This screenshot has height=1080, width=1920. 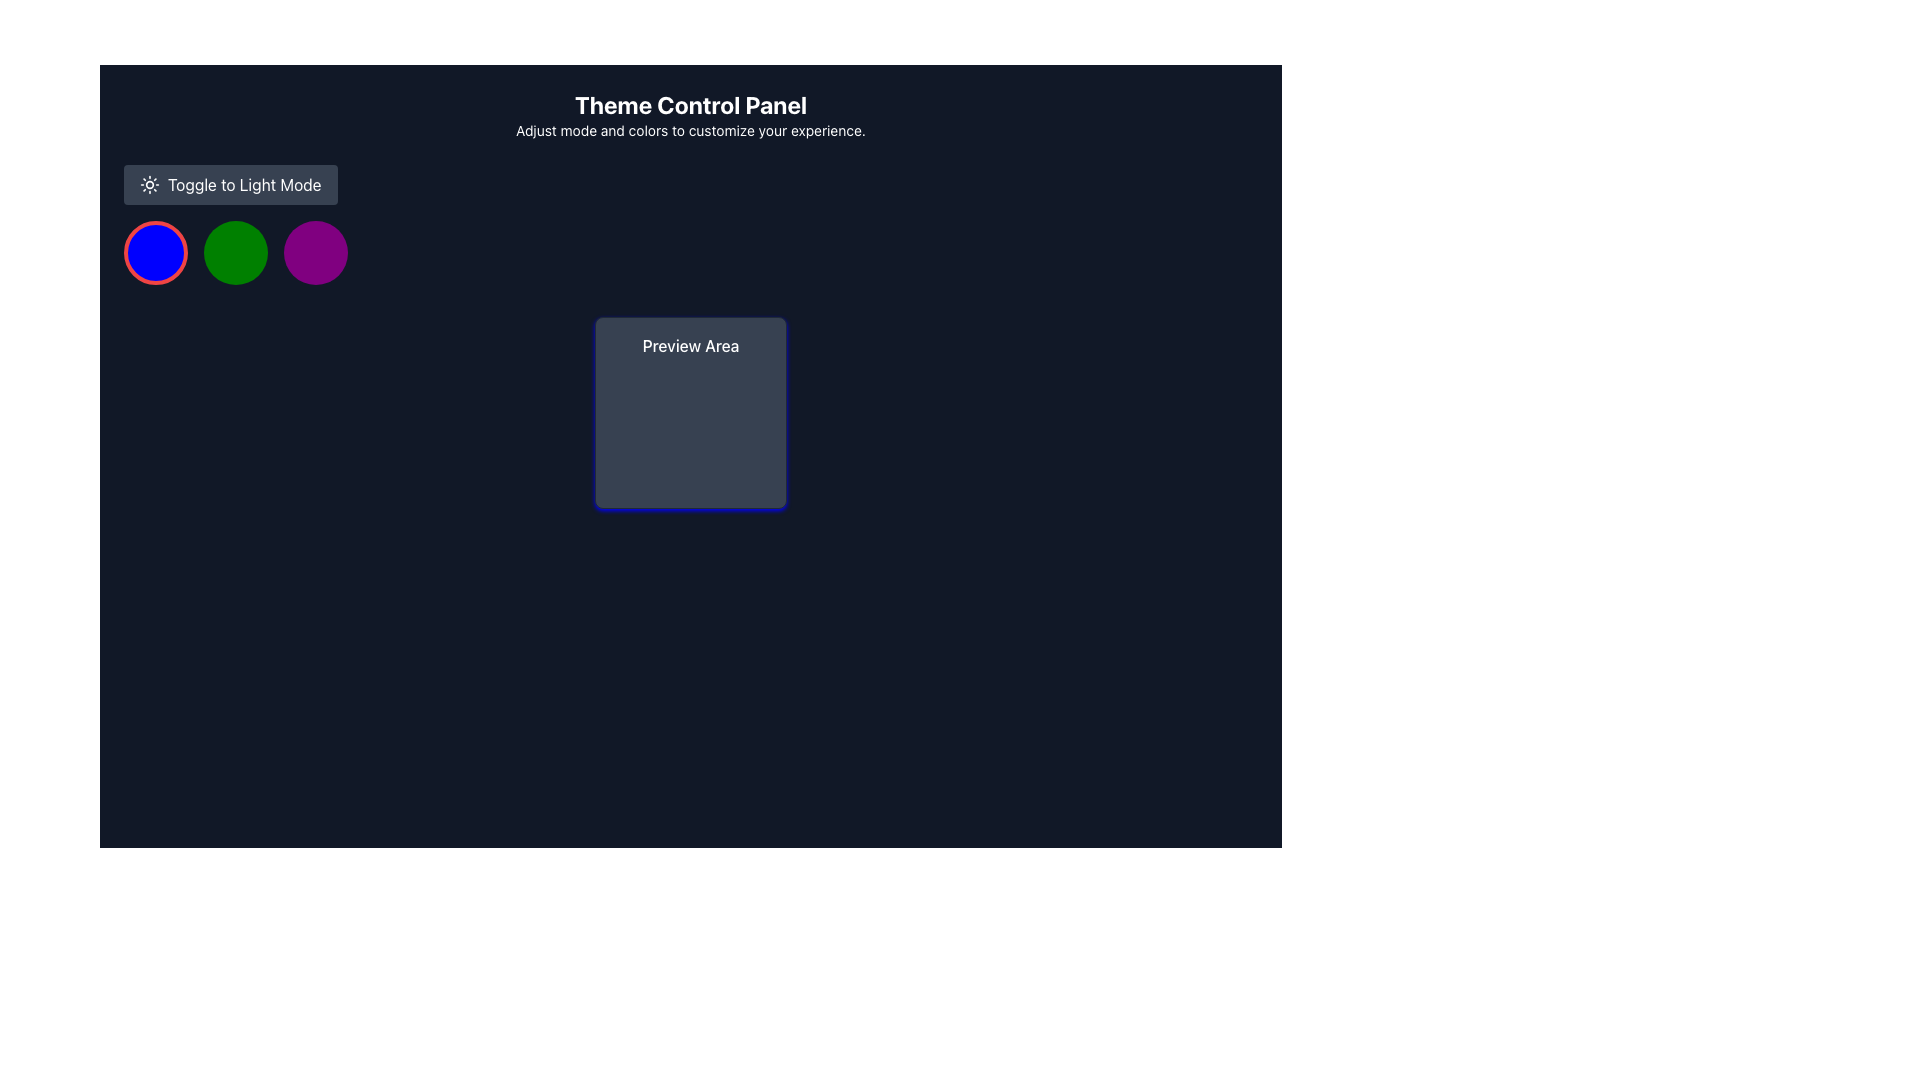 What do you see at coordinates (315, 252) in the screenshot?
I see `the third button in a horizontal group of three buttons, which is located beneath the 'Toggle to Light Mode' button` at bounding box center [315, 252].